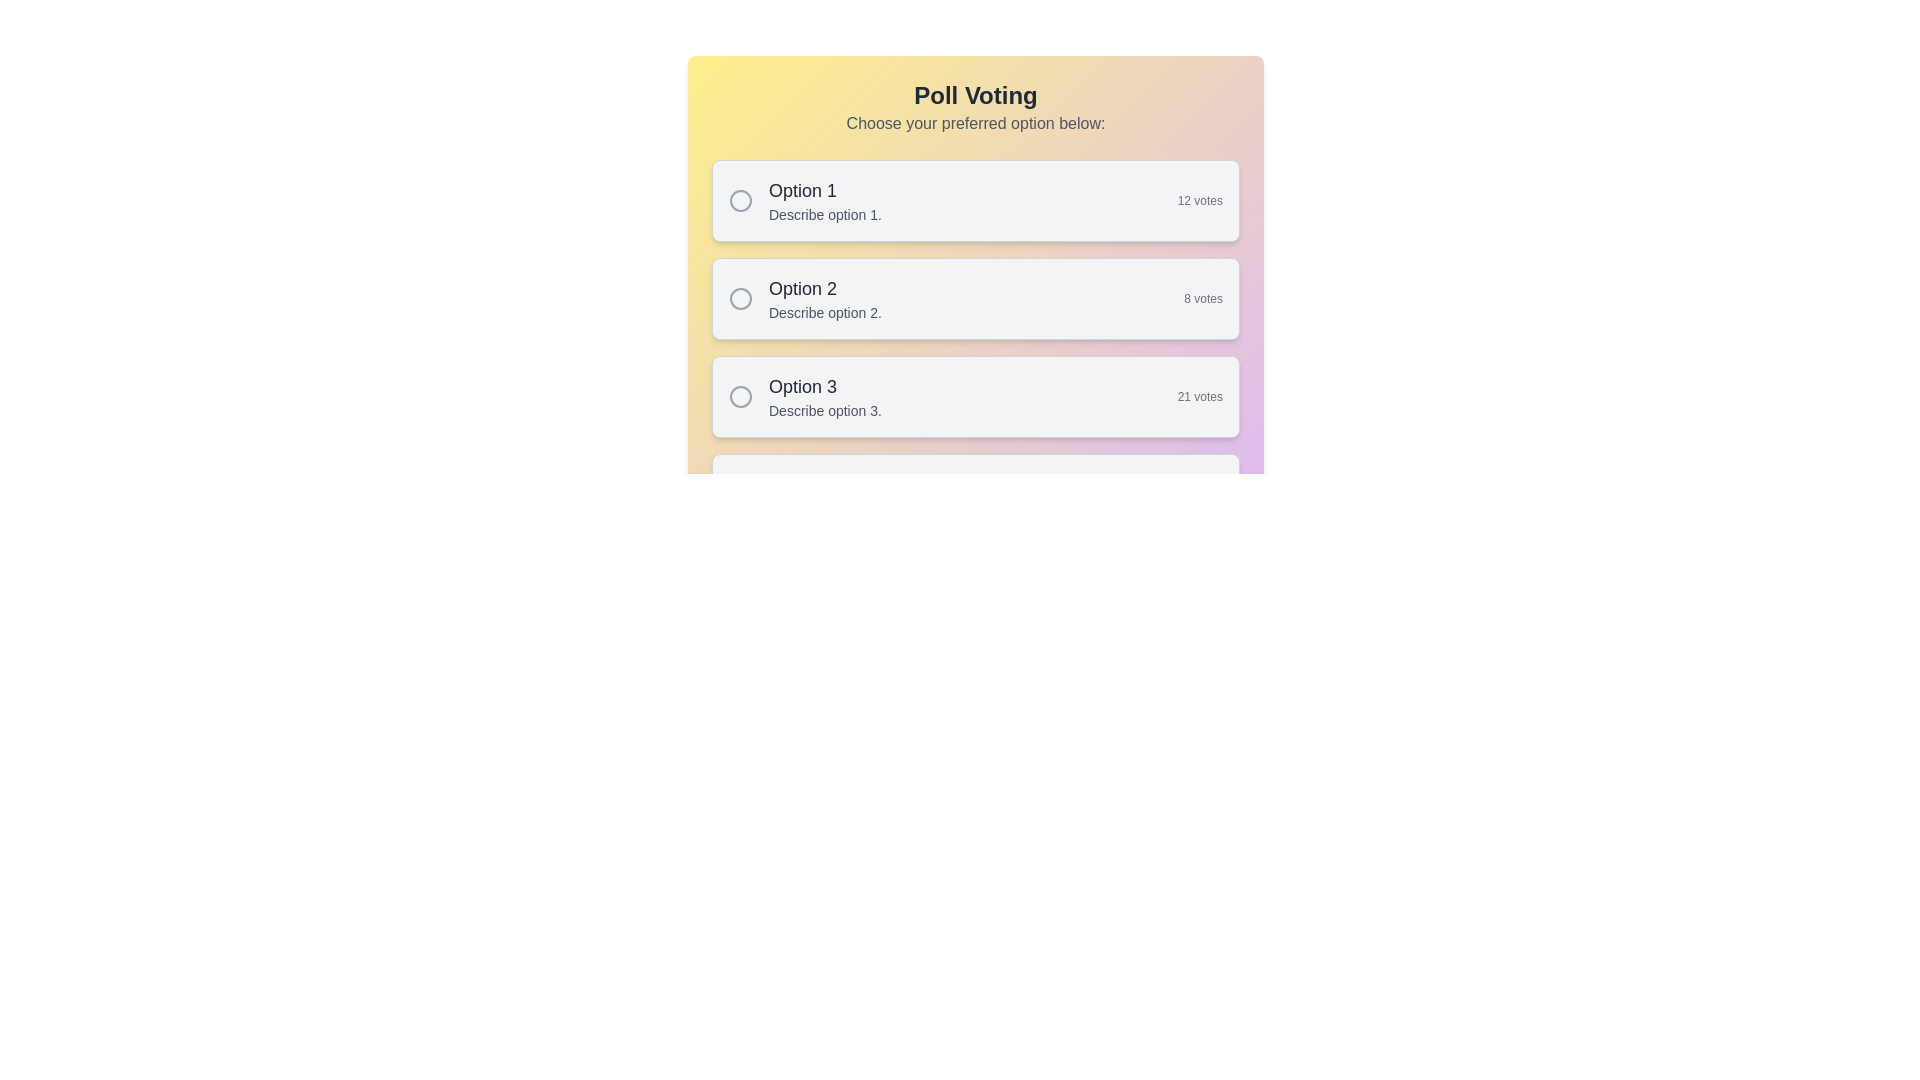 Image resolution: width=1920 pixels, height=1080 pixels. Describe the element at coordinates (1202, 299) in the screenshot. I see `the static text display that shows '8 votes', styled as 'text-xs' and 'text-gray-500', located in the top-right corner of the second option card, next to 'Describe option 2'` at that location.